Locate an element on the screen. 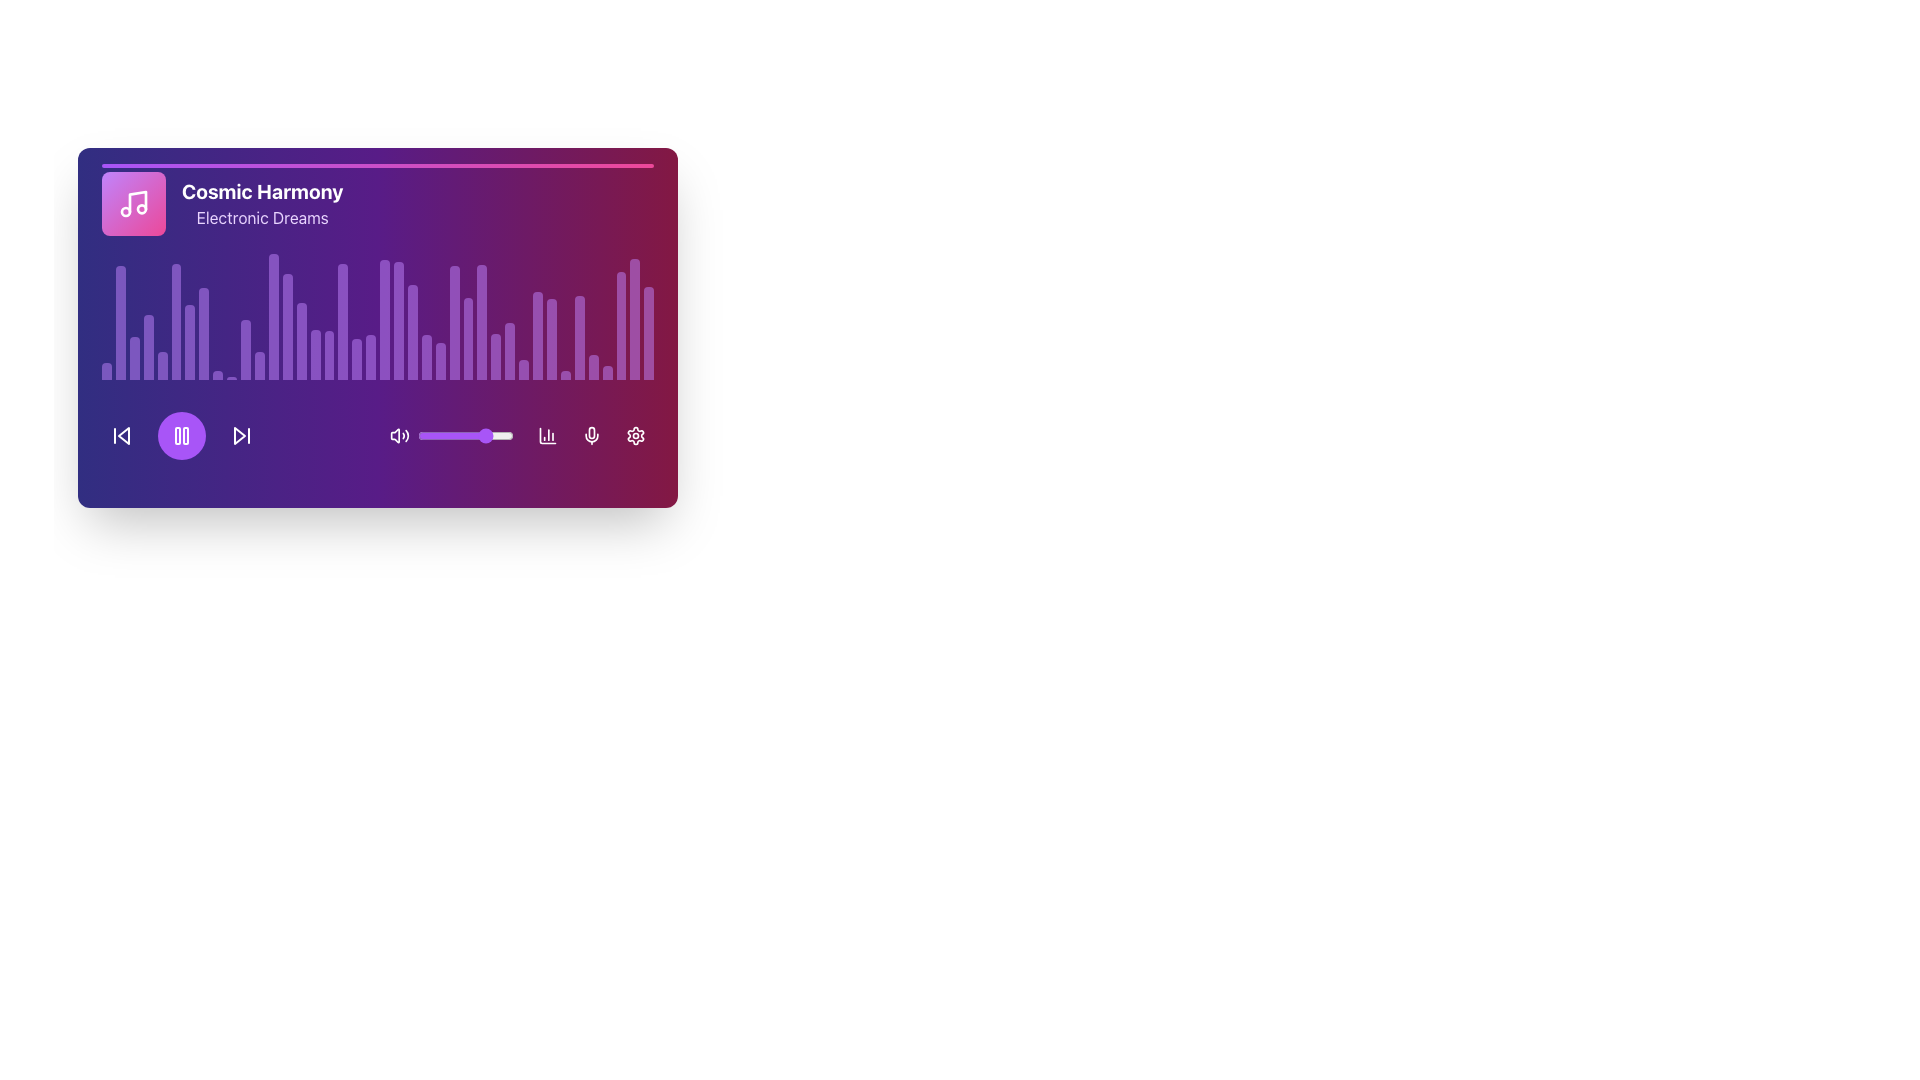 Image resolution: width=1920 pixels, height=1080 pixels. the 35th vertical bar in the sound equalizer interface, which has a purple background and rounded top is located at coordinates (592, 367).